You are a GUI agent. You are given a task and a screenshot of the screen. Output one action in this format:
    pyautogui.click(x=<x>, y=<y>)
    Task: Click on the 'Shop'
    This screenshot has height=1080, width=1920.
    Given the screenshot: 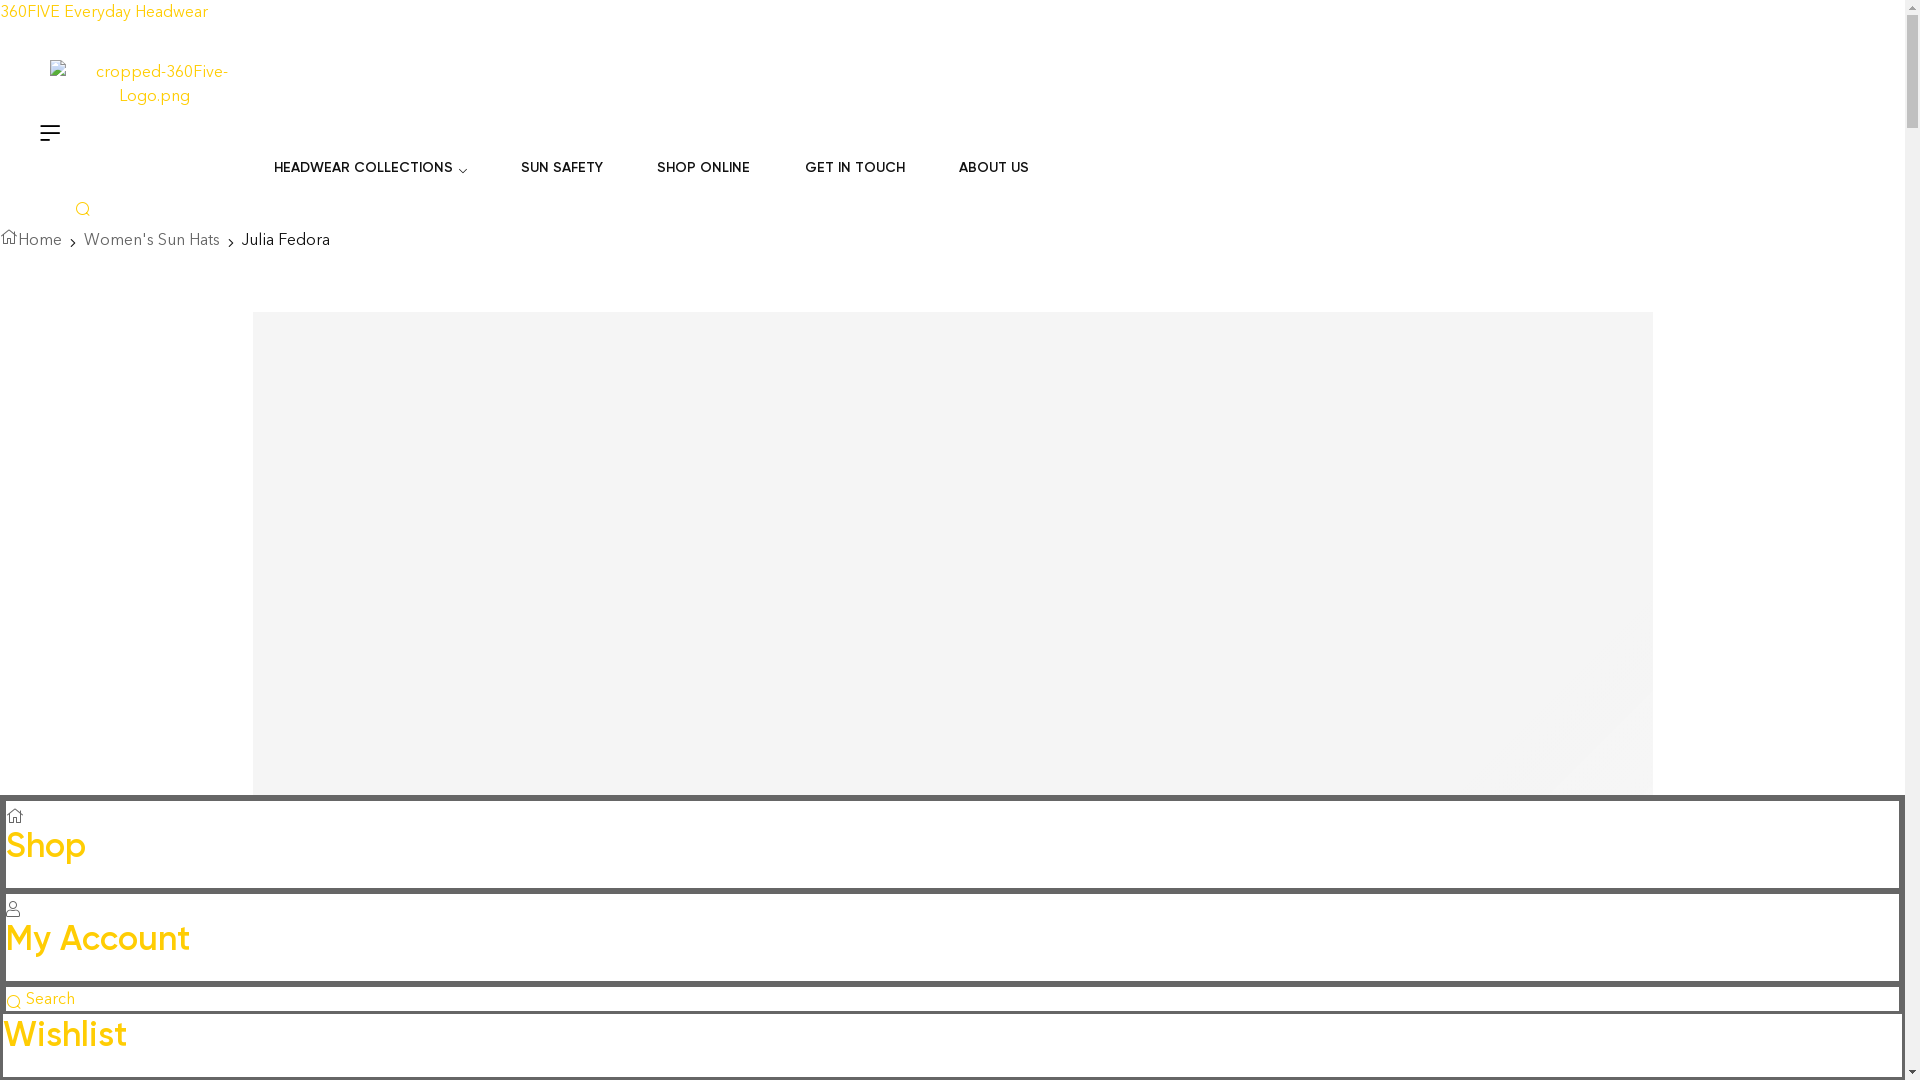 What is the action you would take?
    pyautogui.click(x=46, y=845)
    